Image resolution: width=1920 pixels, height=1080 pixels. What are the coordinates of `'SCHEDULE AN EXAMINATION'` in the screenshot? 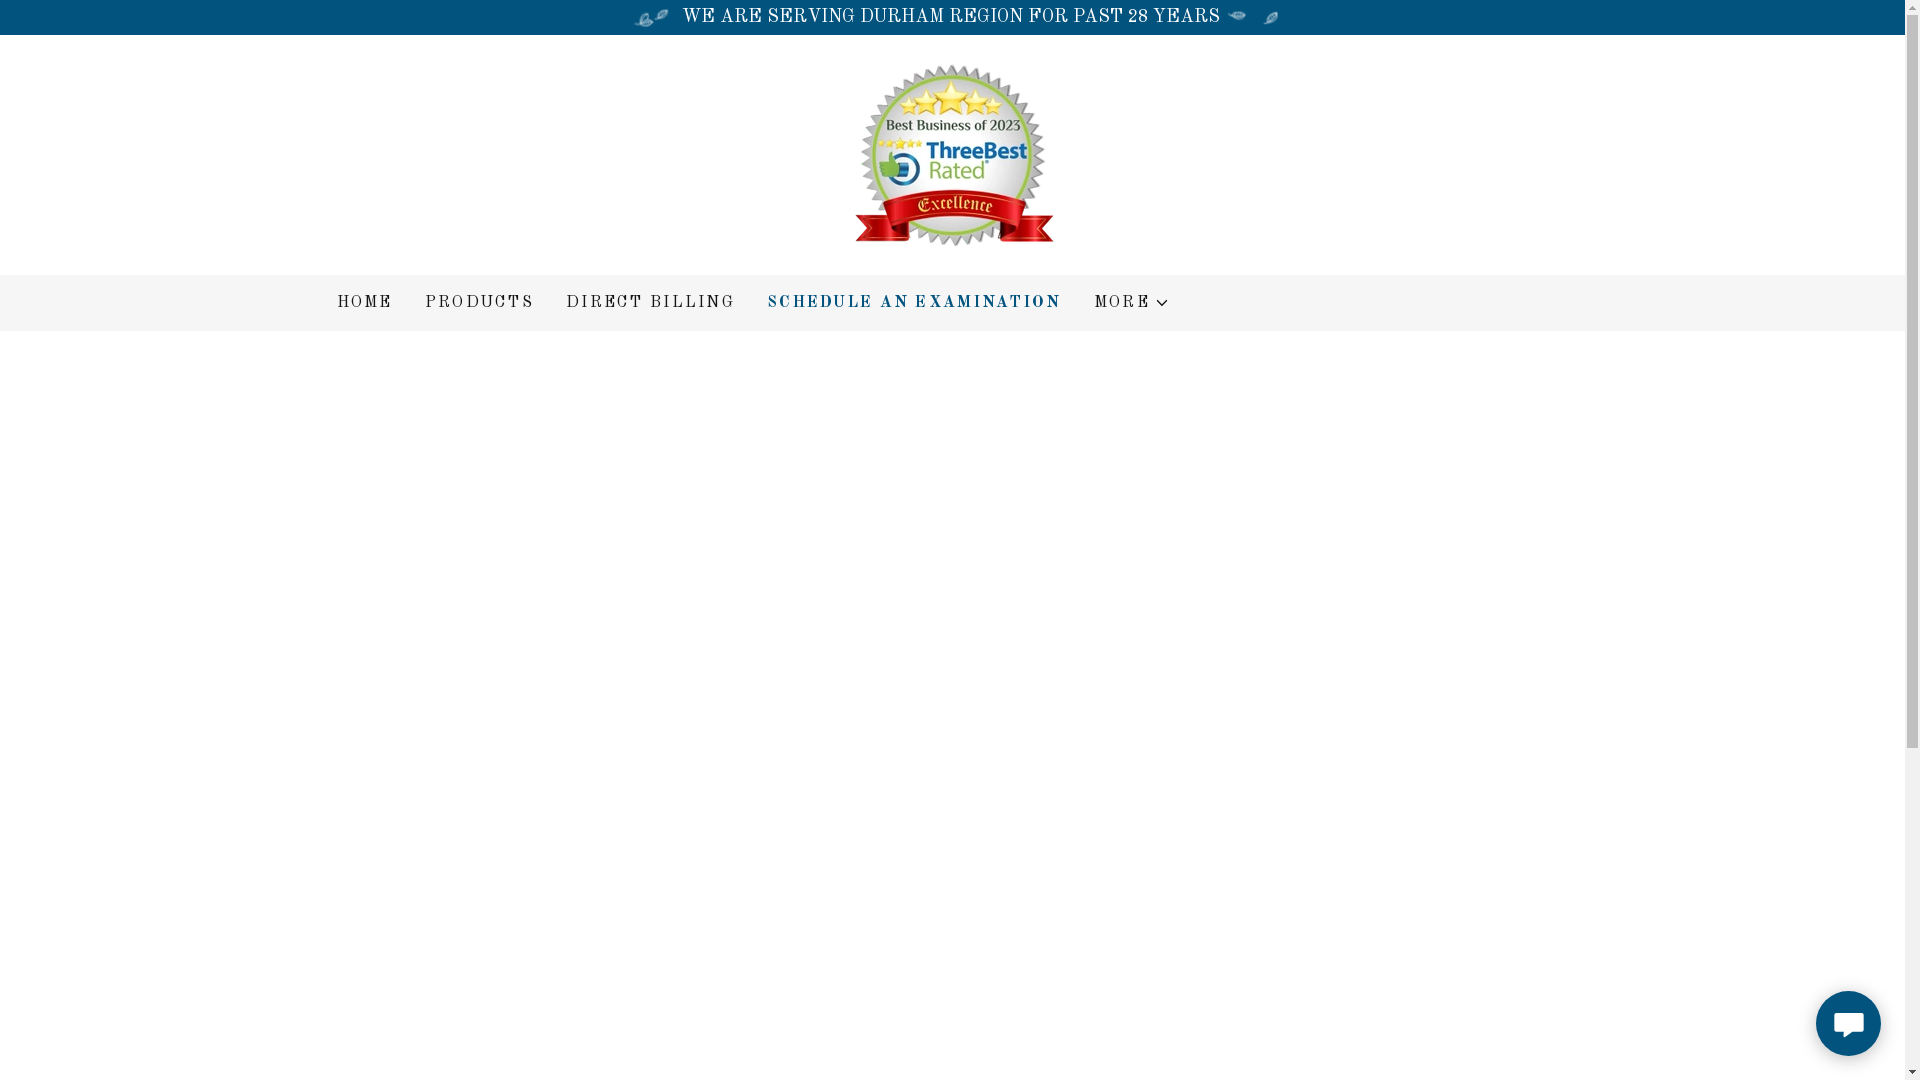 It's located at (913, 303).